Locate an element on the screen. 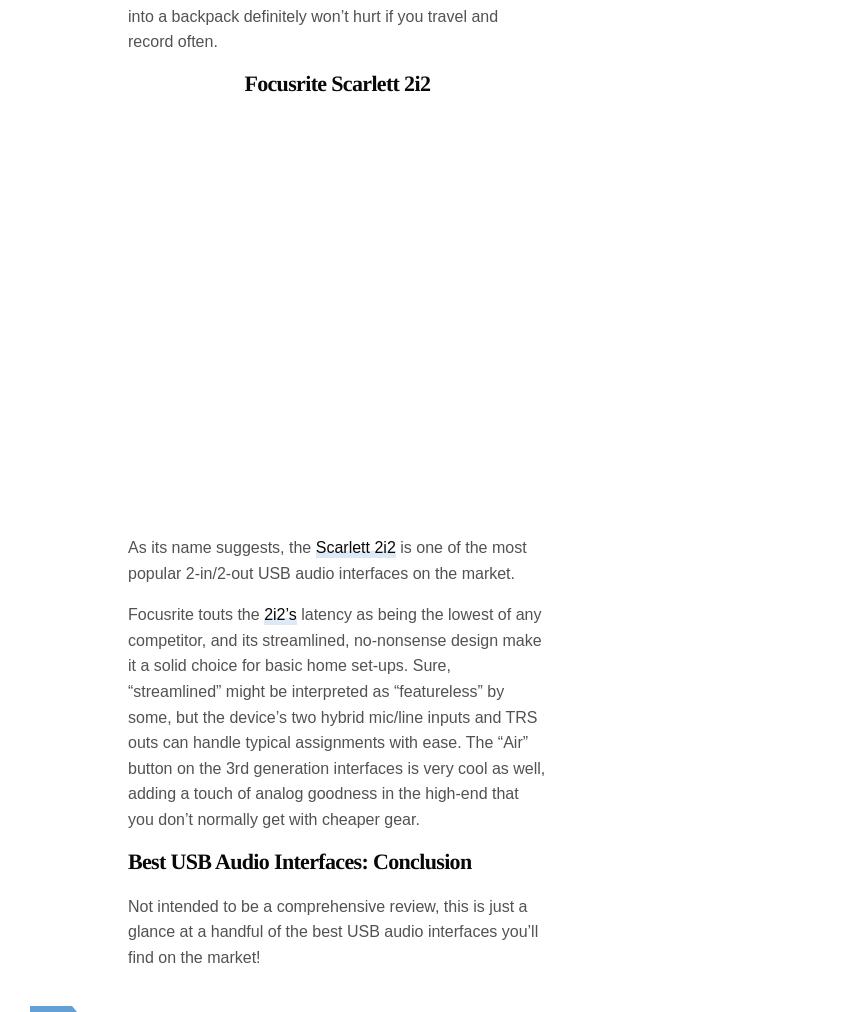  '2i2’s' is located at coordinates (278, 453).